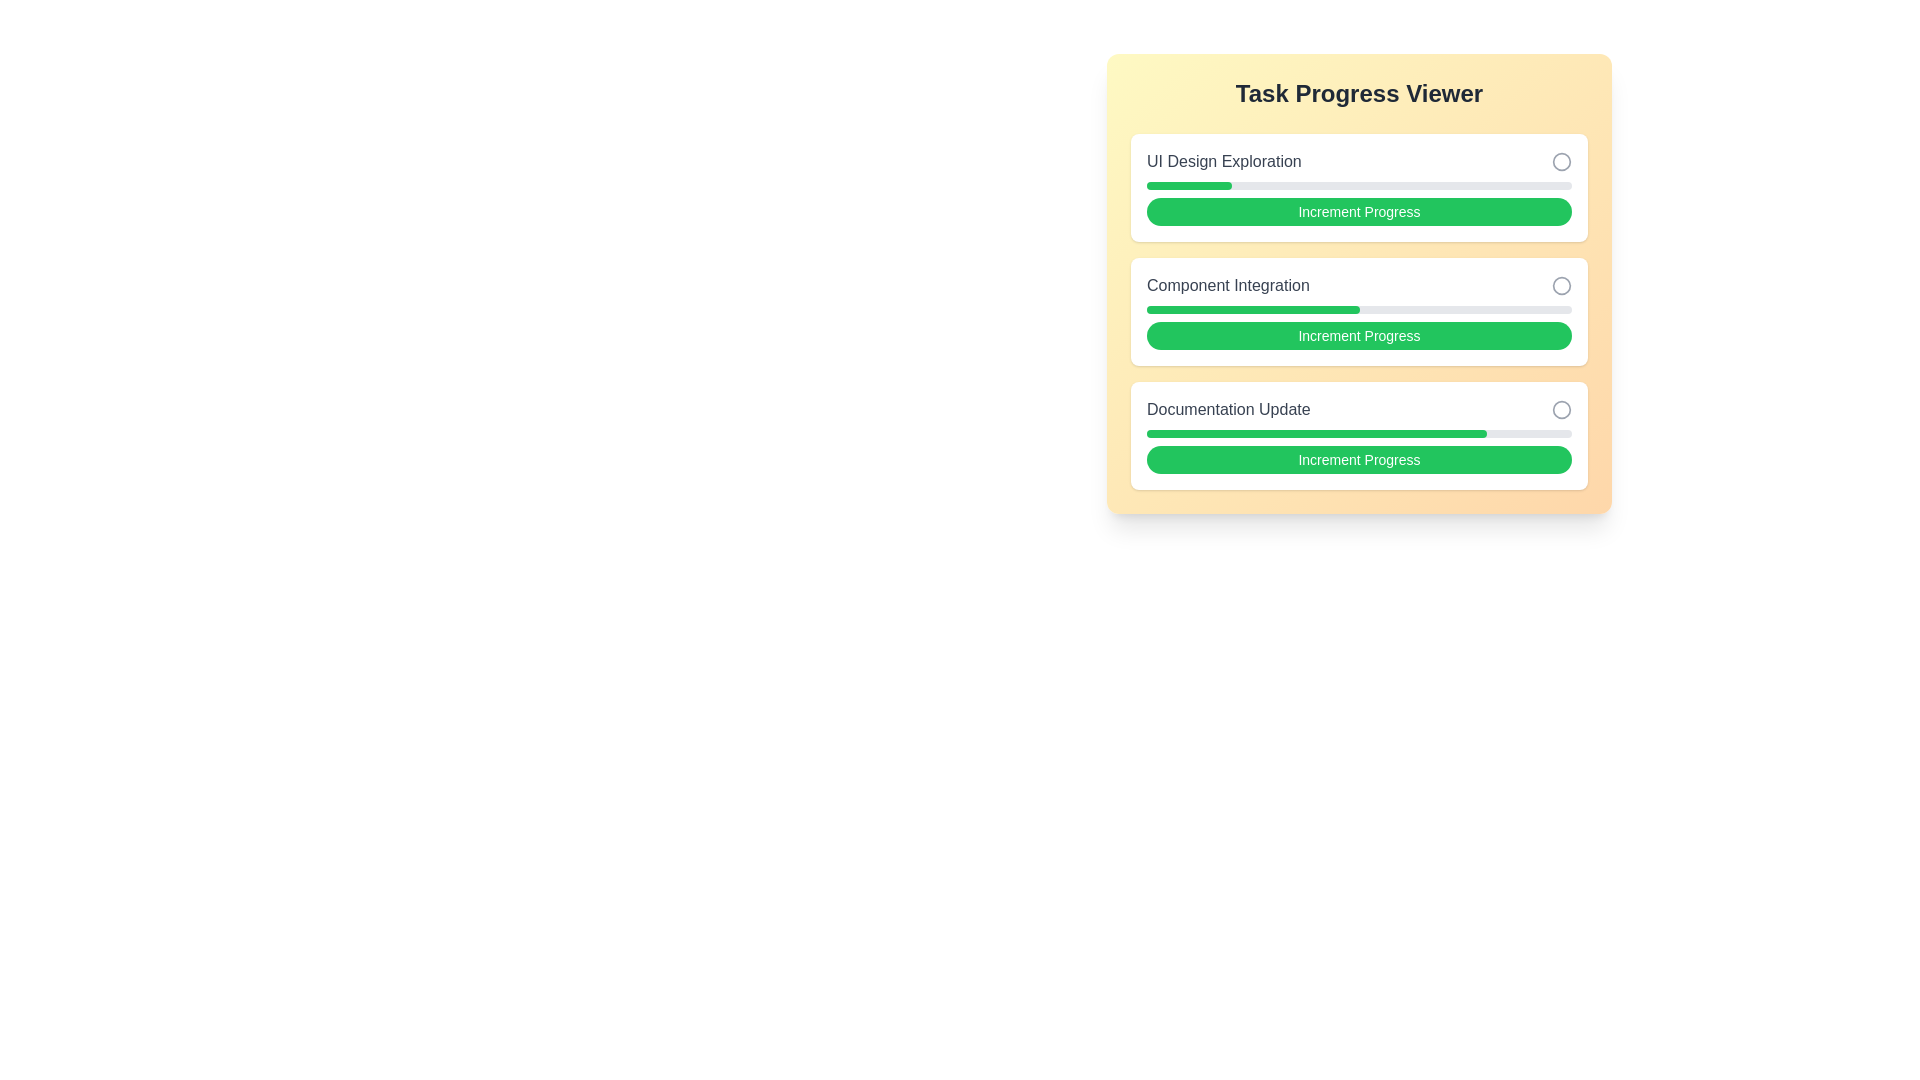  Describe the element at coordinates (1223, 161) in the screenshot. I see `the static text label titled 'UI Design Exploration', which identifies a task item in the 'Task Progress Viewer' section` at that location.